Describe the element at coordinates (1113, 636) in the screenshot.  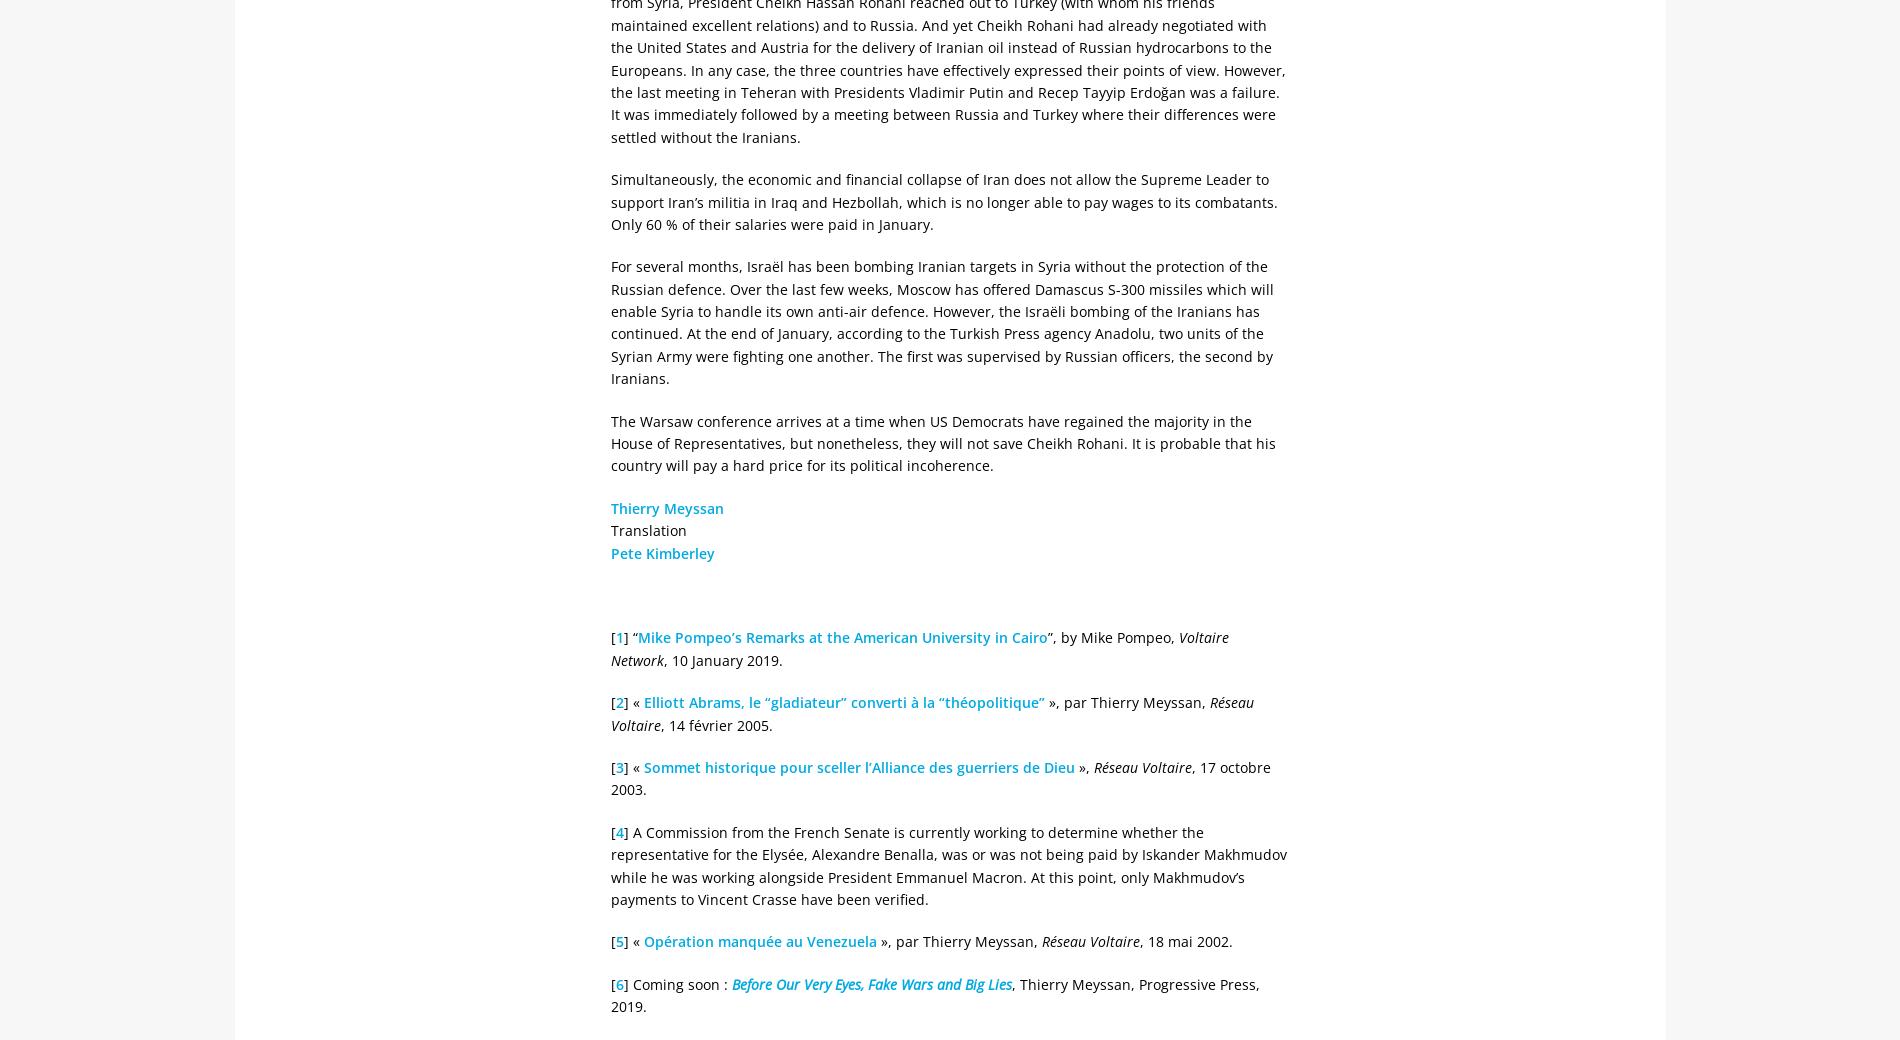
I see `'”, by Mike Pompeo,'` at that location.